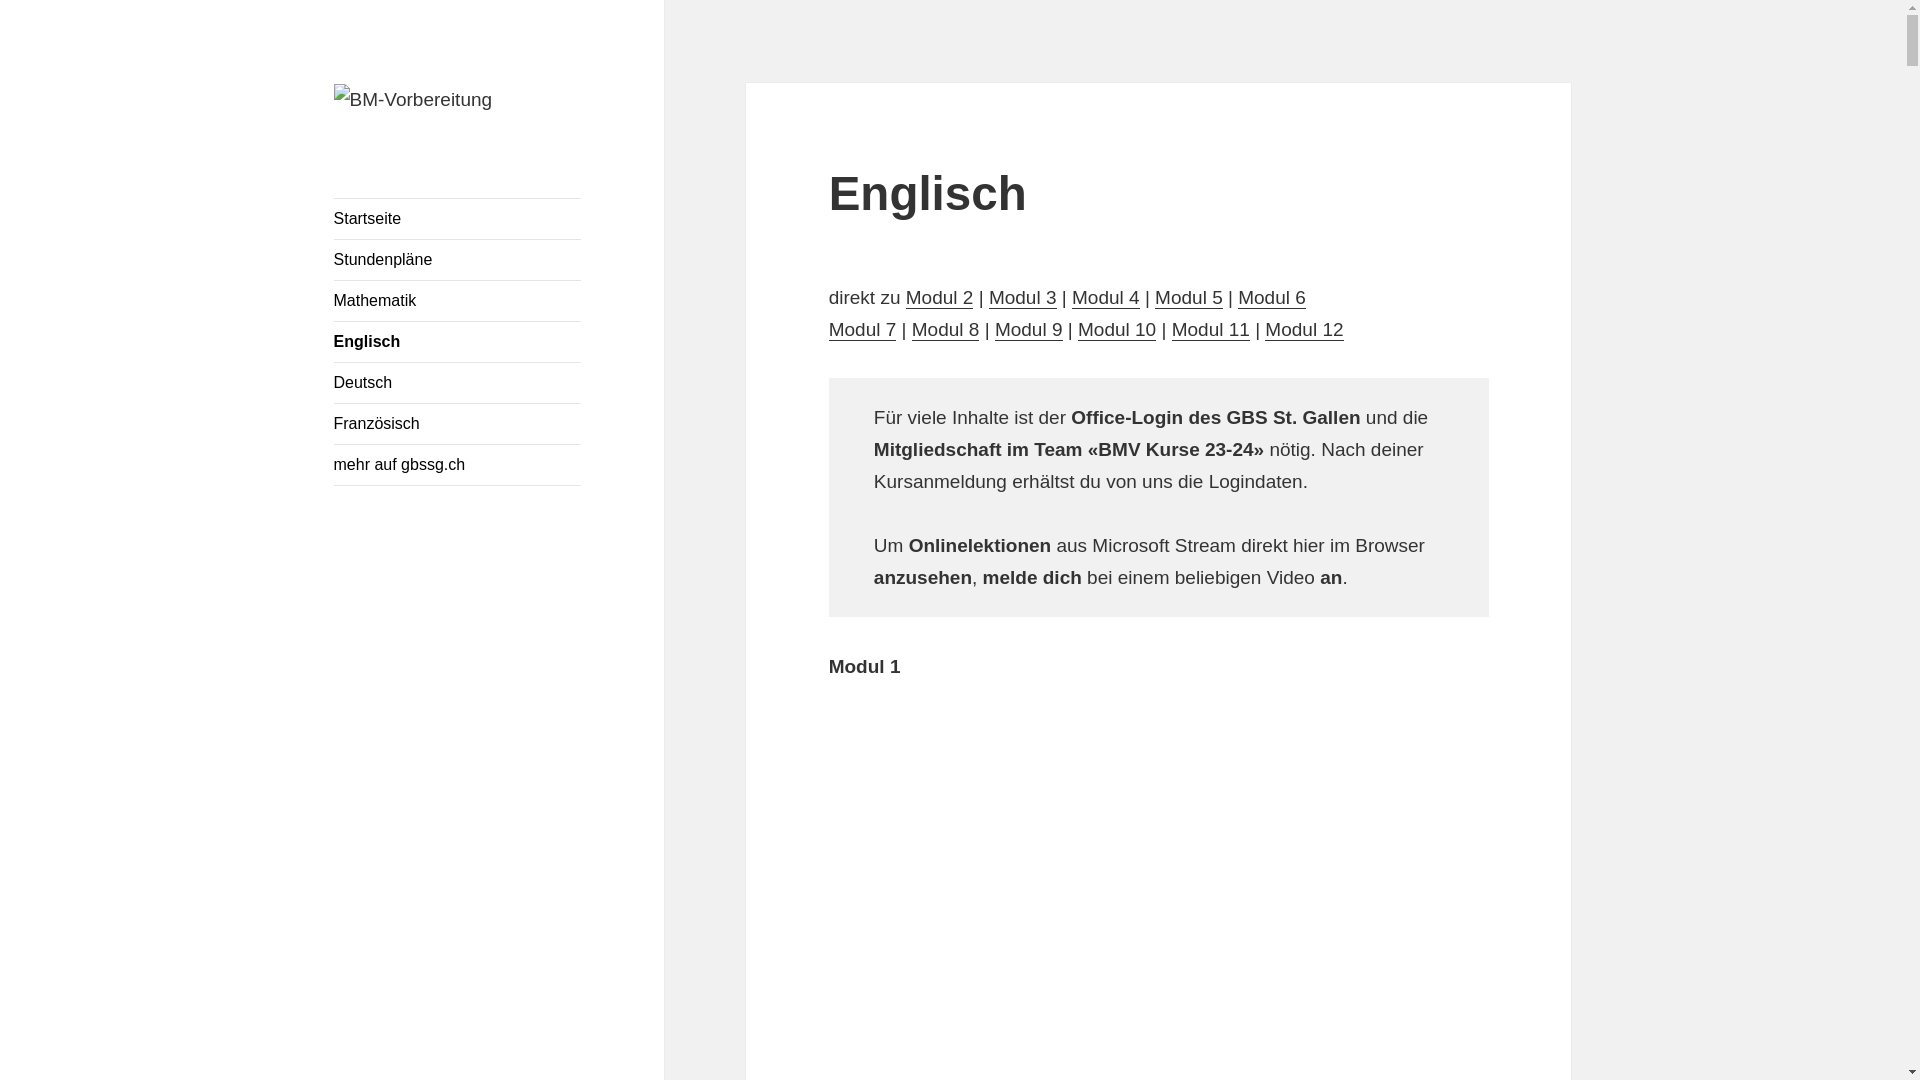 This screenshot has width=1920, height=1080. Describe the element at coordinates (1028, 329) in the screenshot. I see `'Modul 9'` at that location.